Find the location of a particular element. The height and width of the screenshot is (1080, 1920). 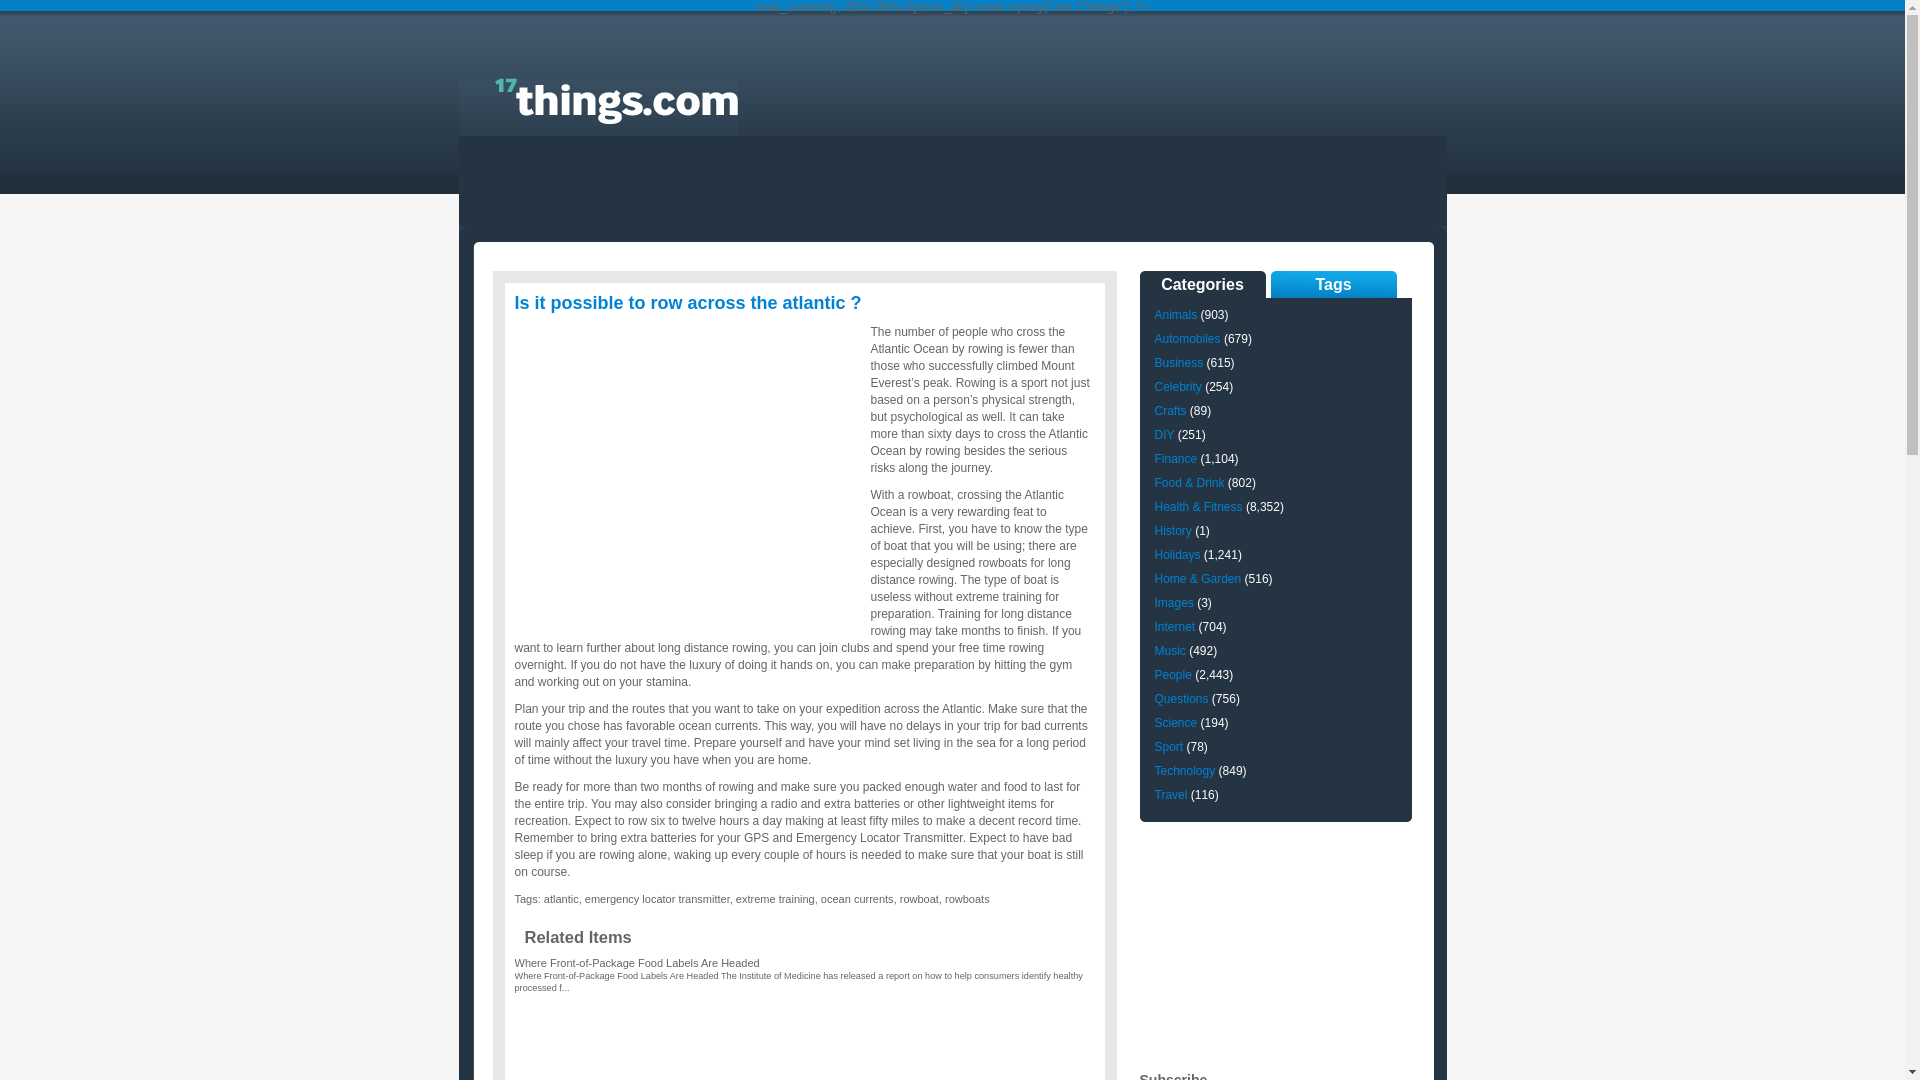

'Travel' is located at coordinates (1170, 793).